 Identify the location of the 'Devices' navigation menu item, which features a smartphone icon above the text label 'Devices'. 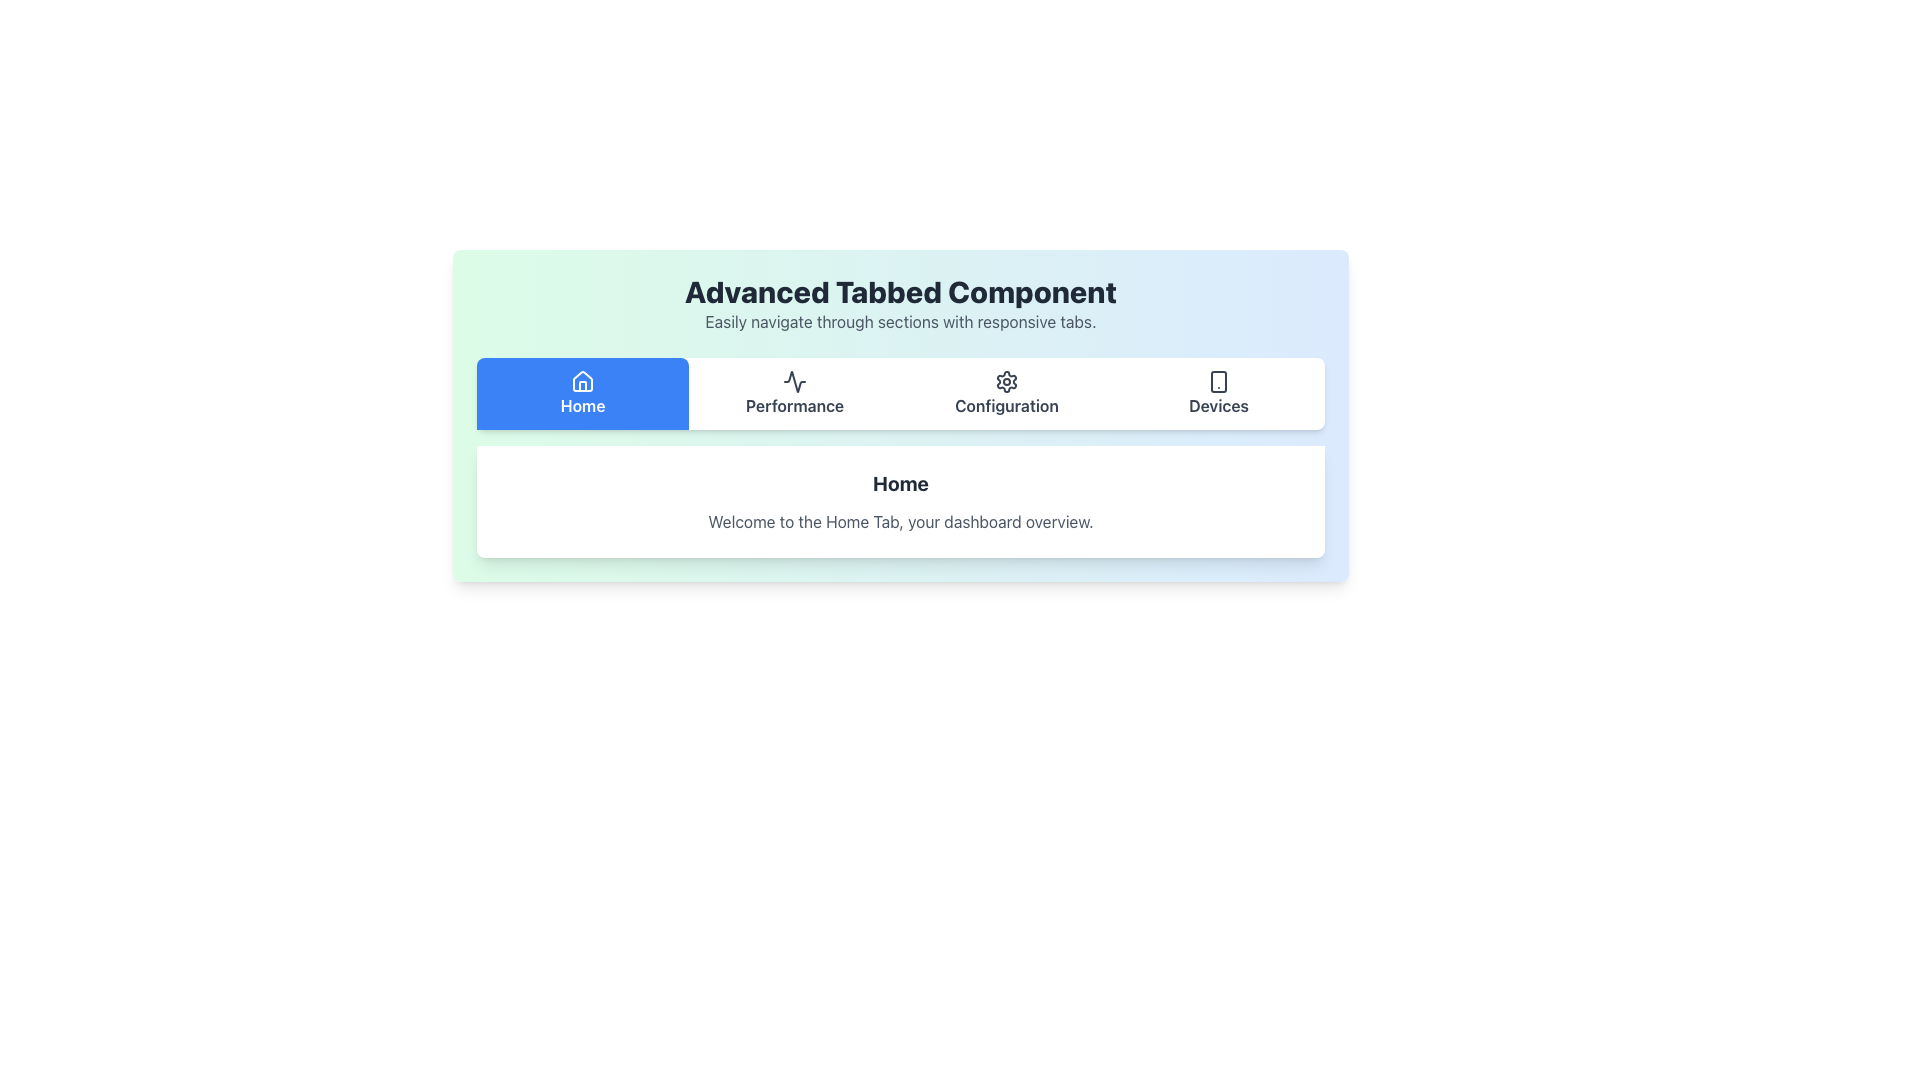
(1218, 393).